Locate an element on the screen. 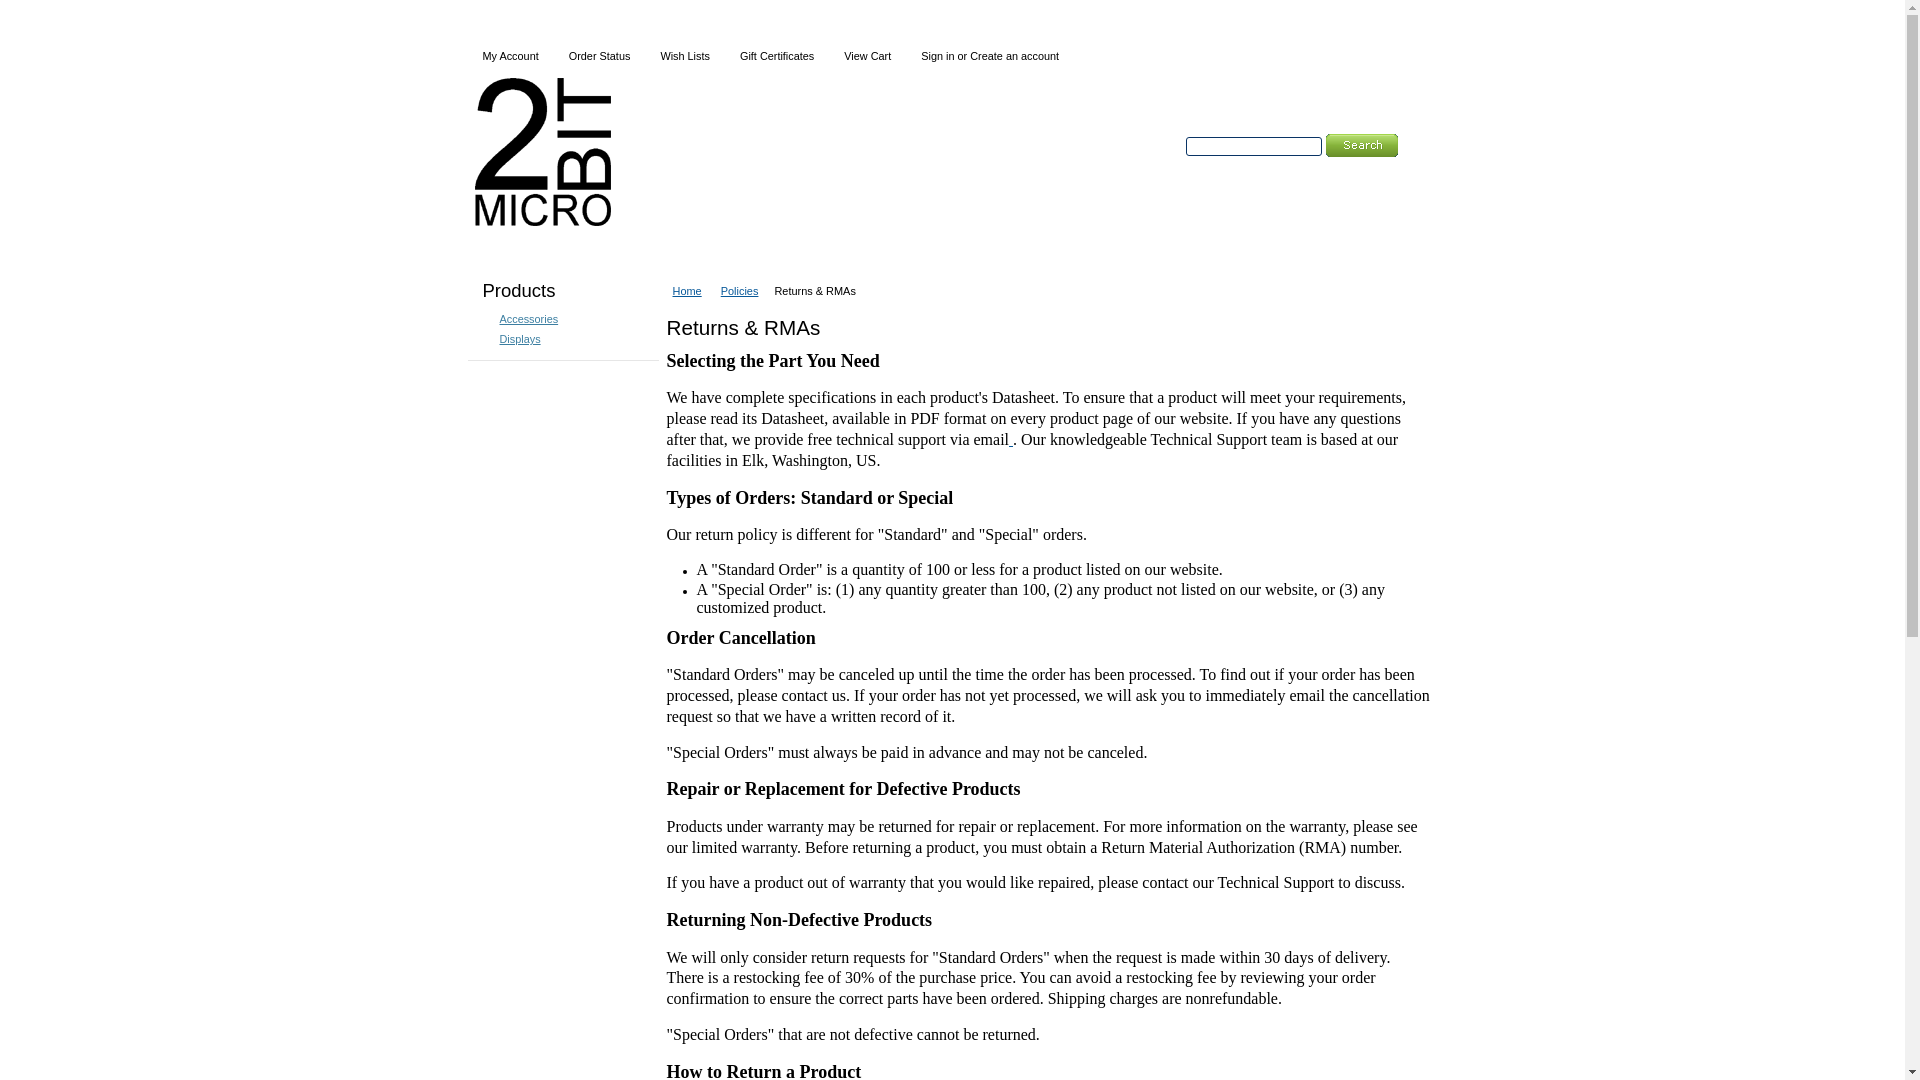 This screenshot has height=1080, width=1920. 'Order Status' is located at coordinates (599, 55).